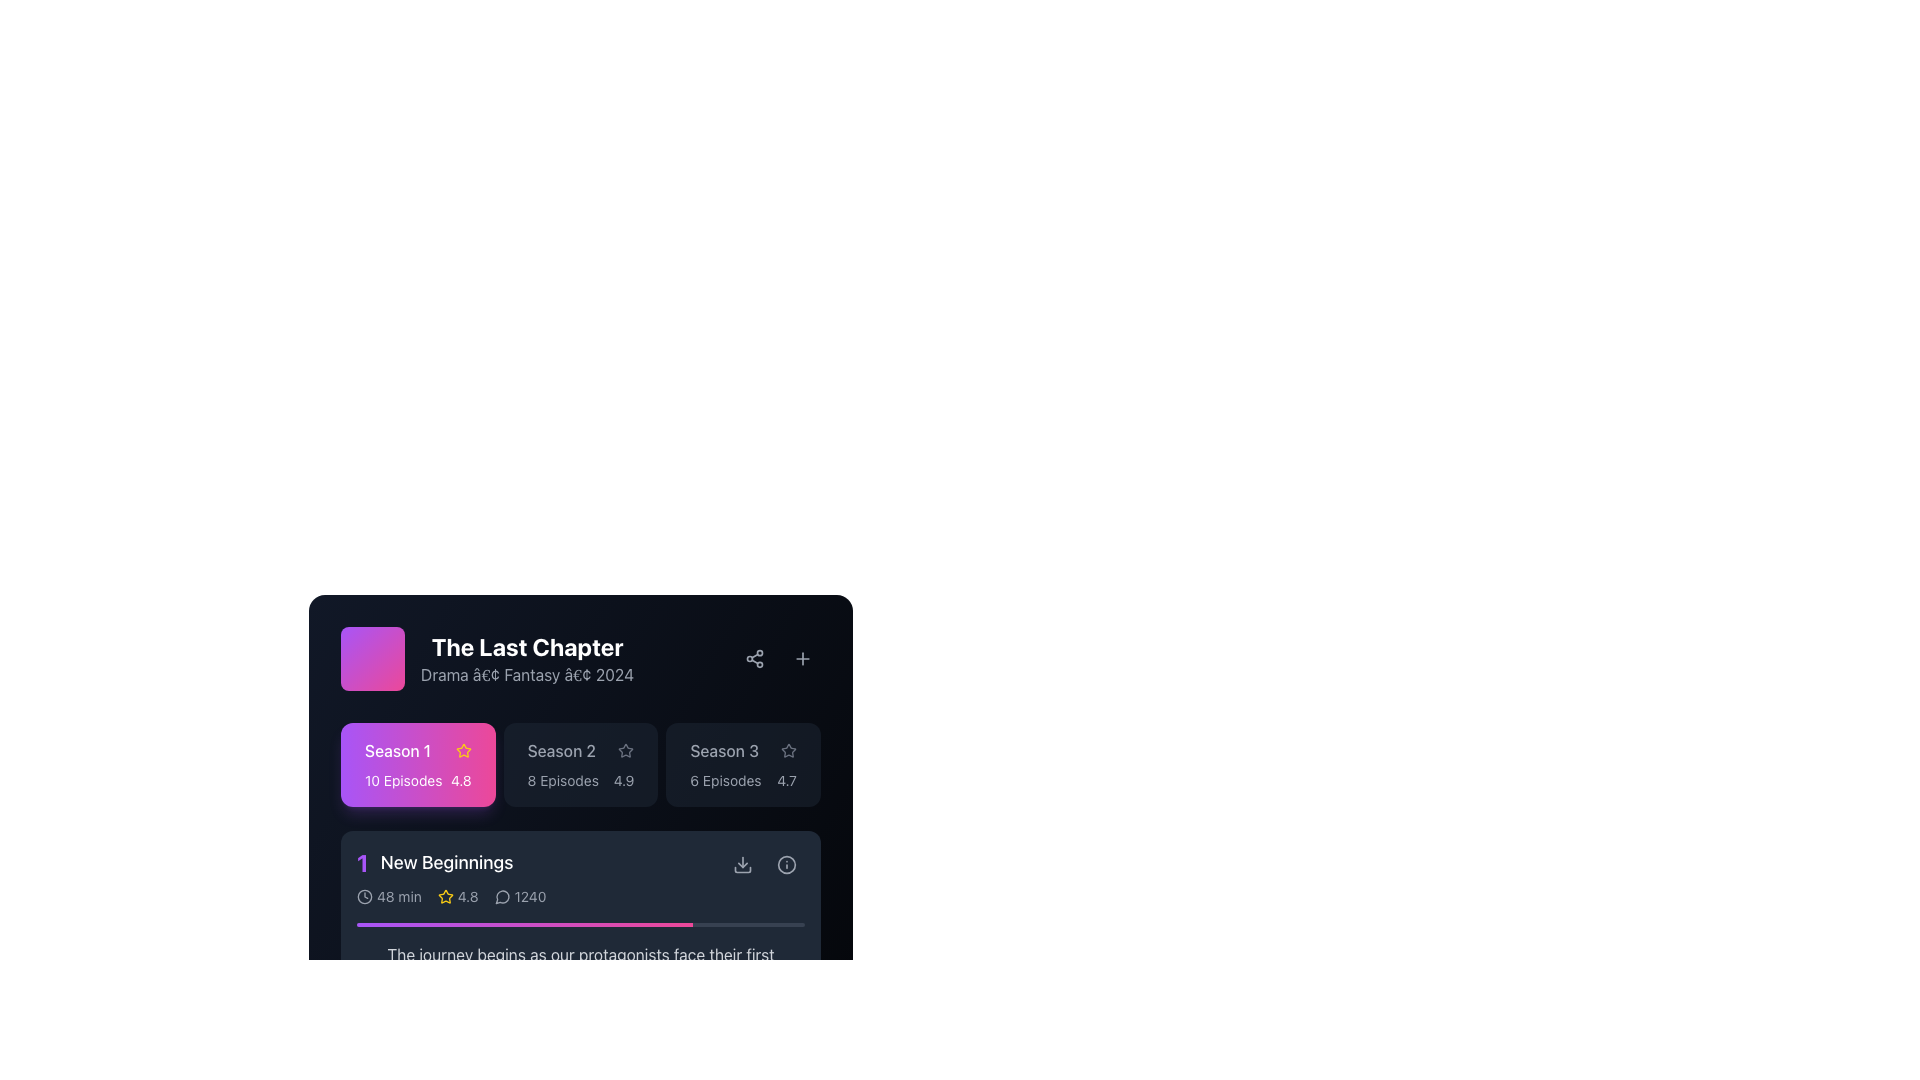  I want to click on the circular button with a '+' icon located at the top right corner of the card-like interface, so click(802, 659).